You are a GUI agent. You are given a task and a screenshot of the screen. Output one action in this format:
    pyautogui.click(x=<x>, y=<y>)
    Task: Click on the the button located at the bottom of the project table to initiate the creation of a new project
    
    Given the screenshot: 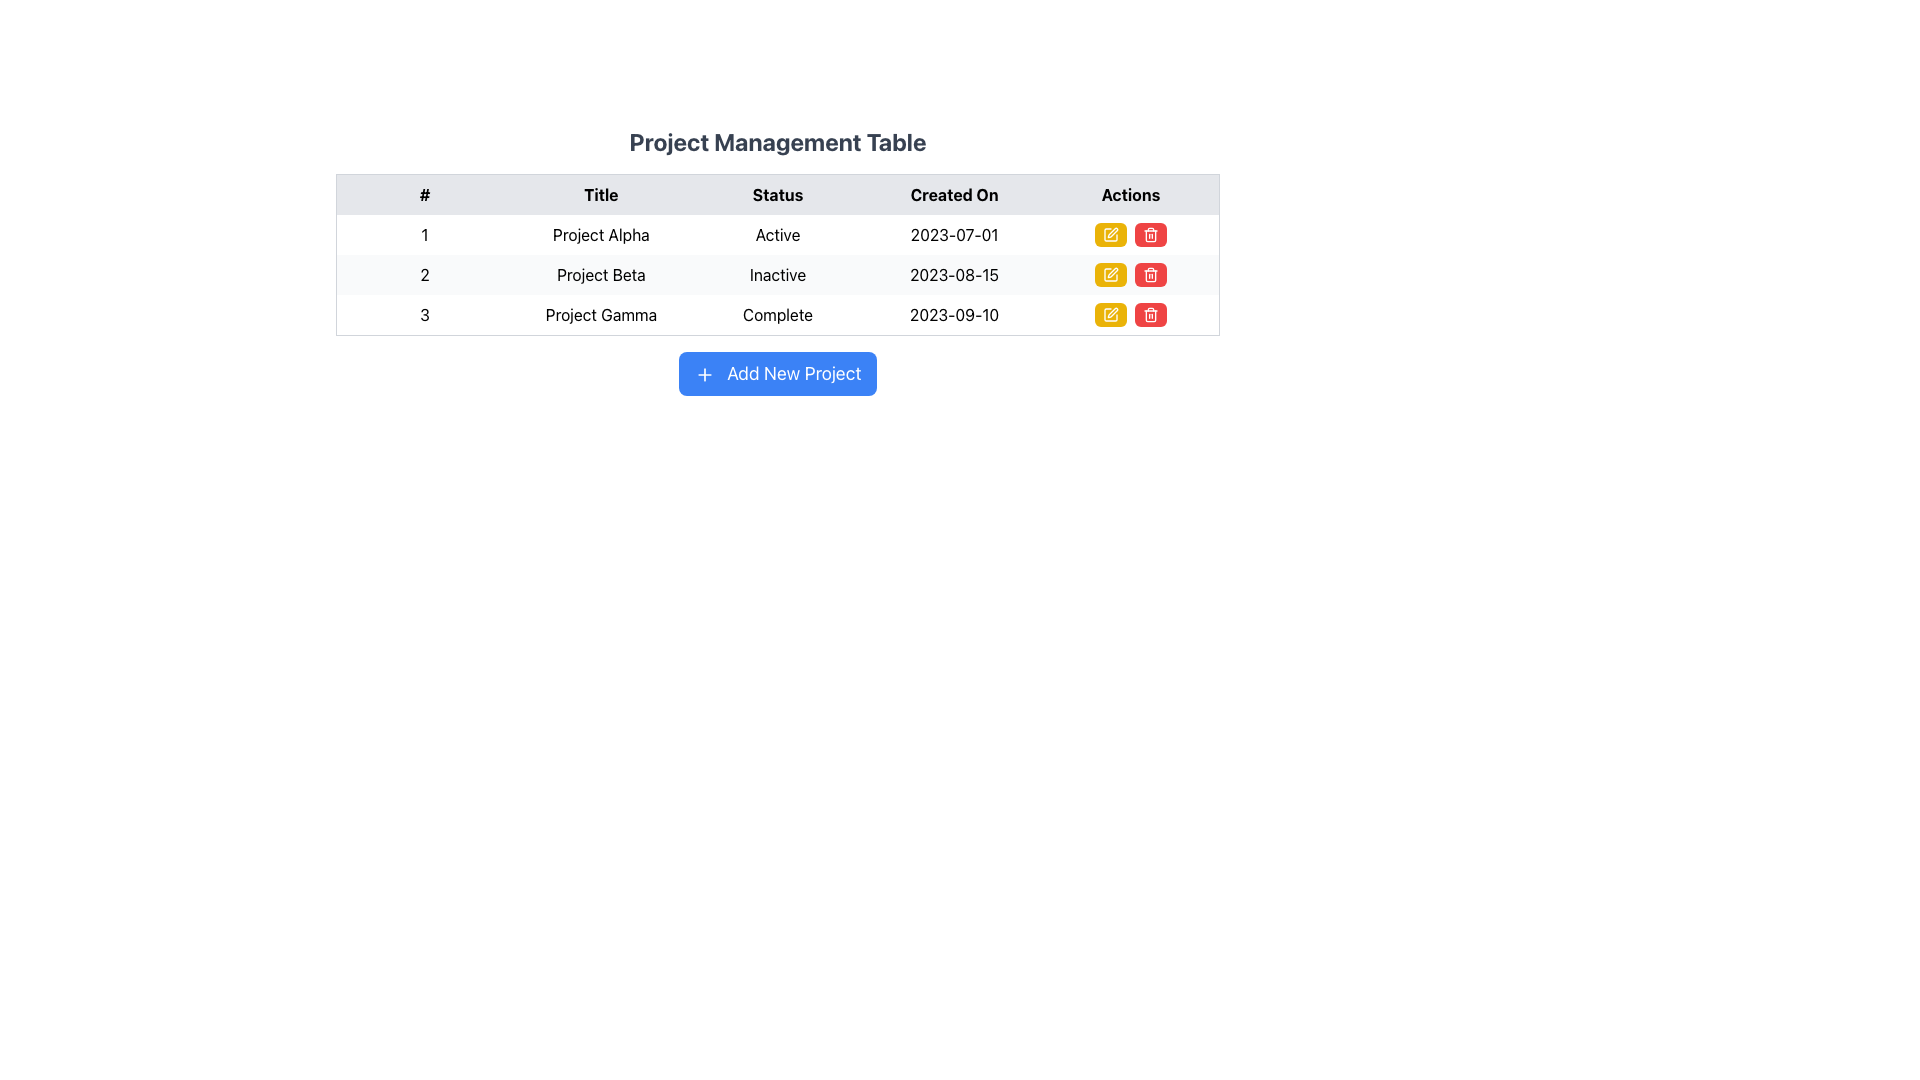 What is the action you would take?
    pyautogui.click(x=776, y=374)
    